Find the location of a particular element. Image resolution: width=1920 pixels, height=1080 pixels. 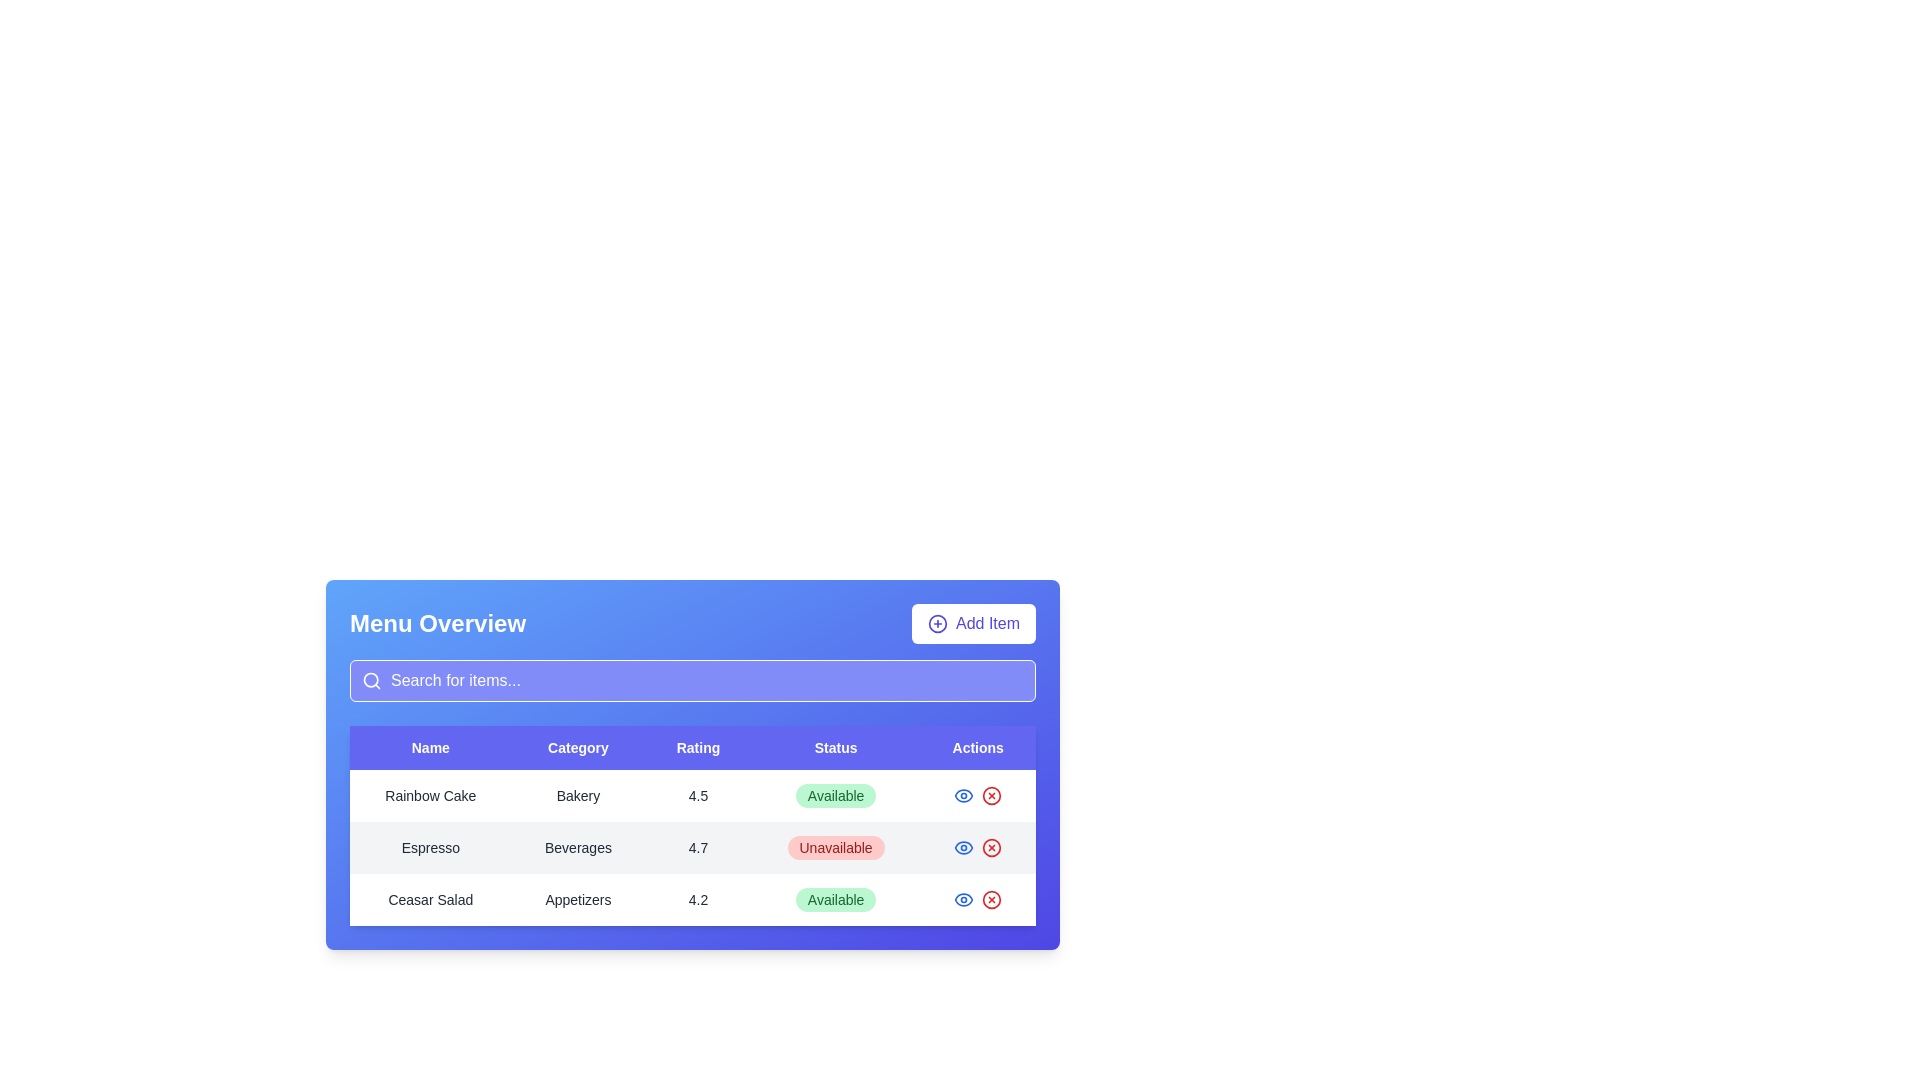

the static text label that serves as a header indicating the ratings for the menu items, located in the third column of the table header, between 'Category' and 'Status' is located at coordinates (698, 748).